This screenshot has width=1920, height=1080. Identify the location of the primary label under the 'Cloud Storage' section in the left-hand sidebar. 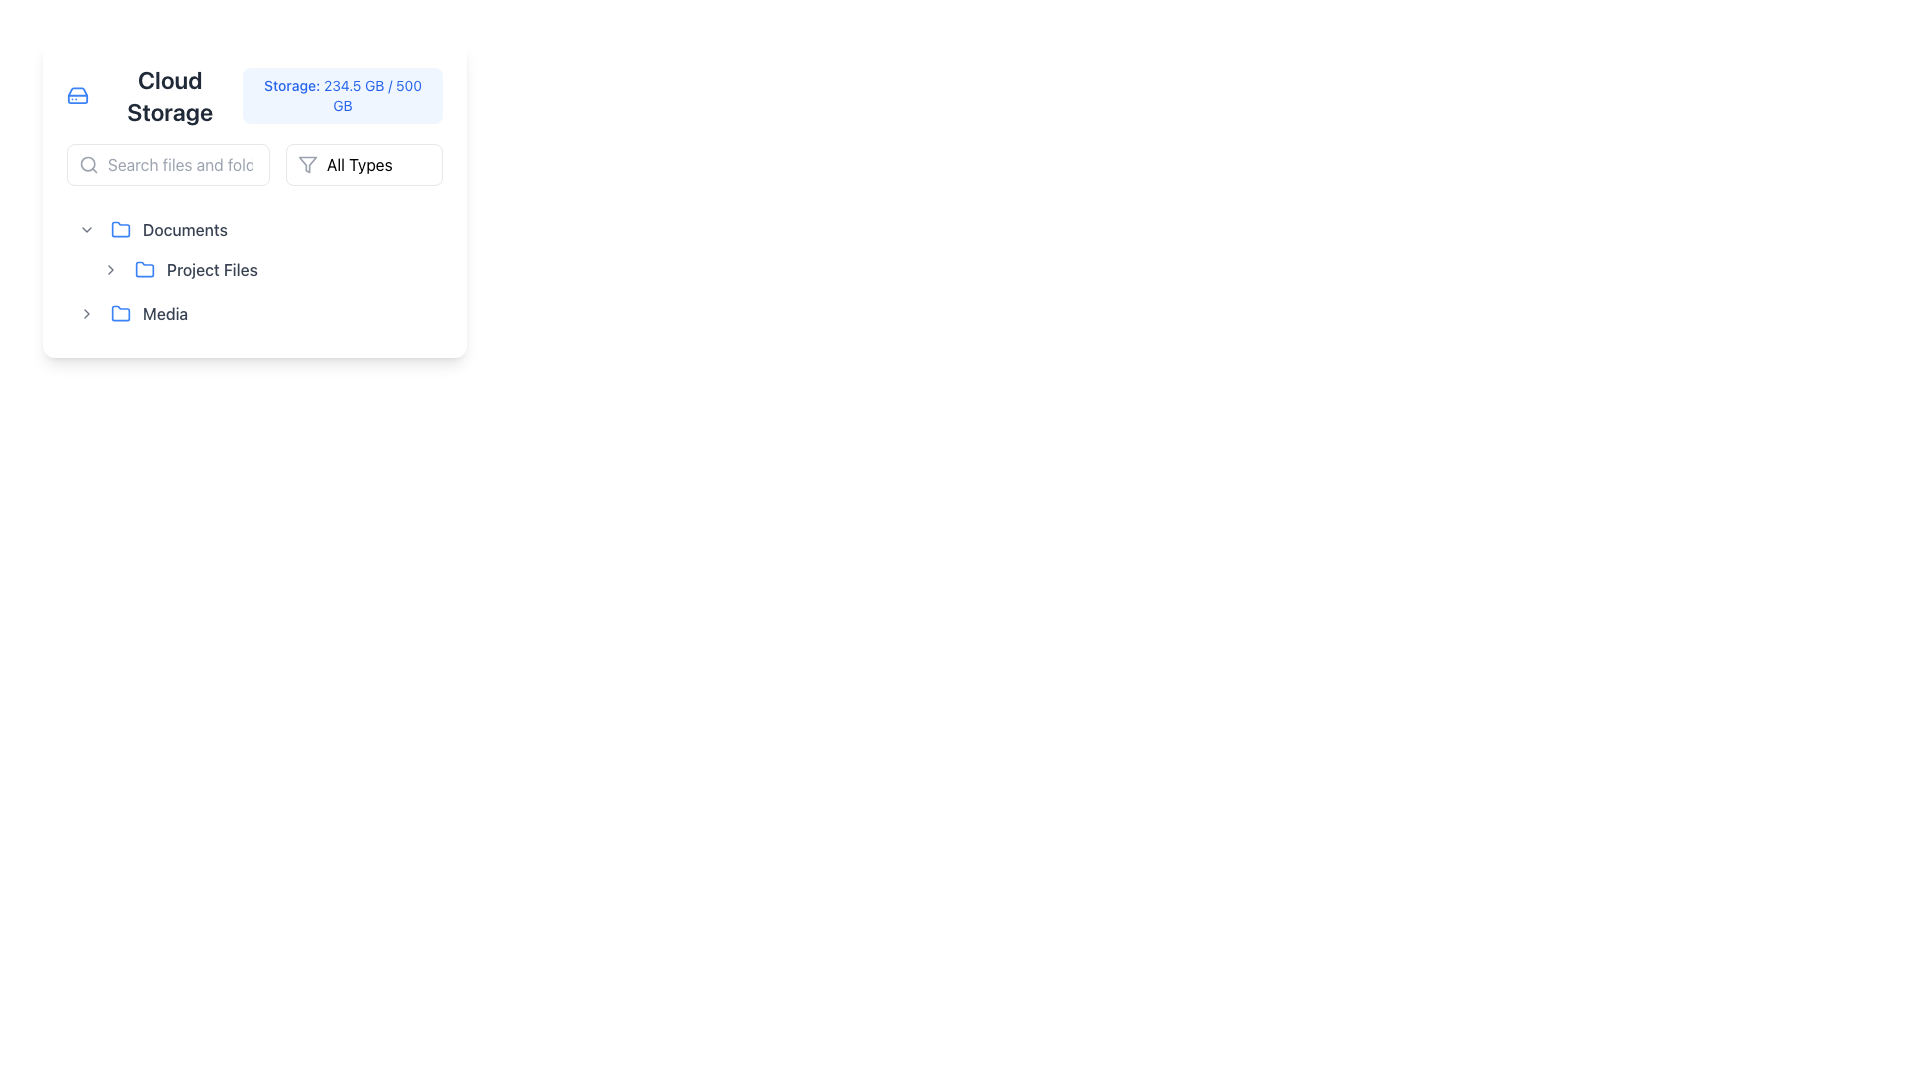
(177, 229).